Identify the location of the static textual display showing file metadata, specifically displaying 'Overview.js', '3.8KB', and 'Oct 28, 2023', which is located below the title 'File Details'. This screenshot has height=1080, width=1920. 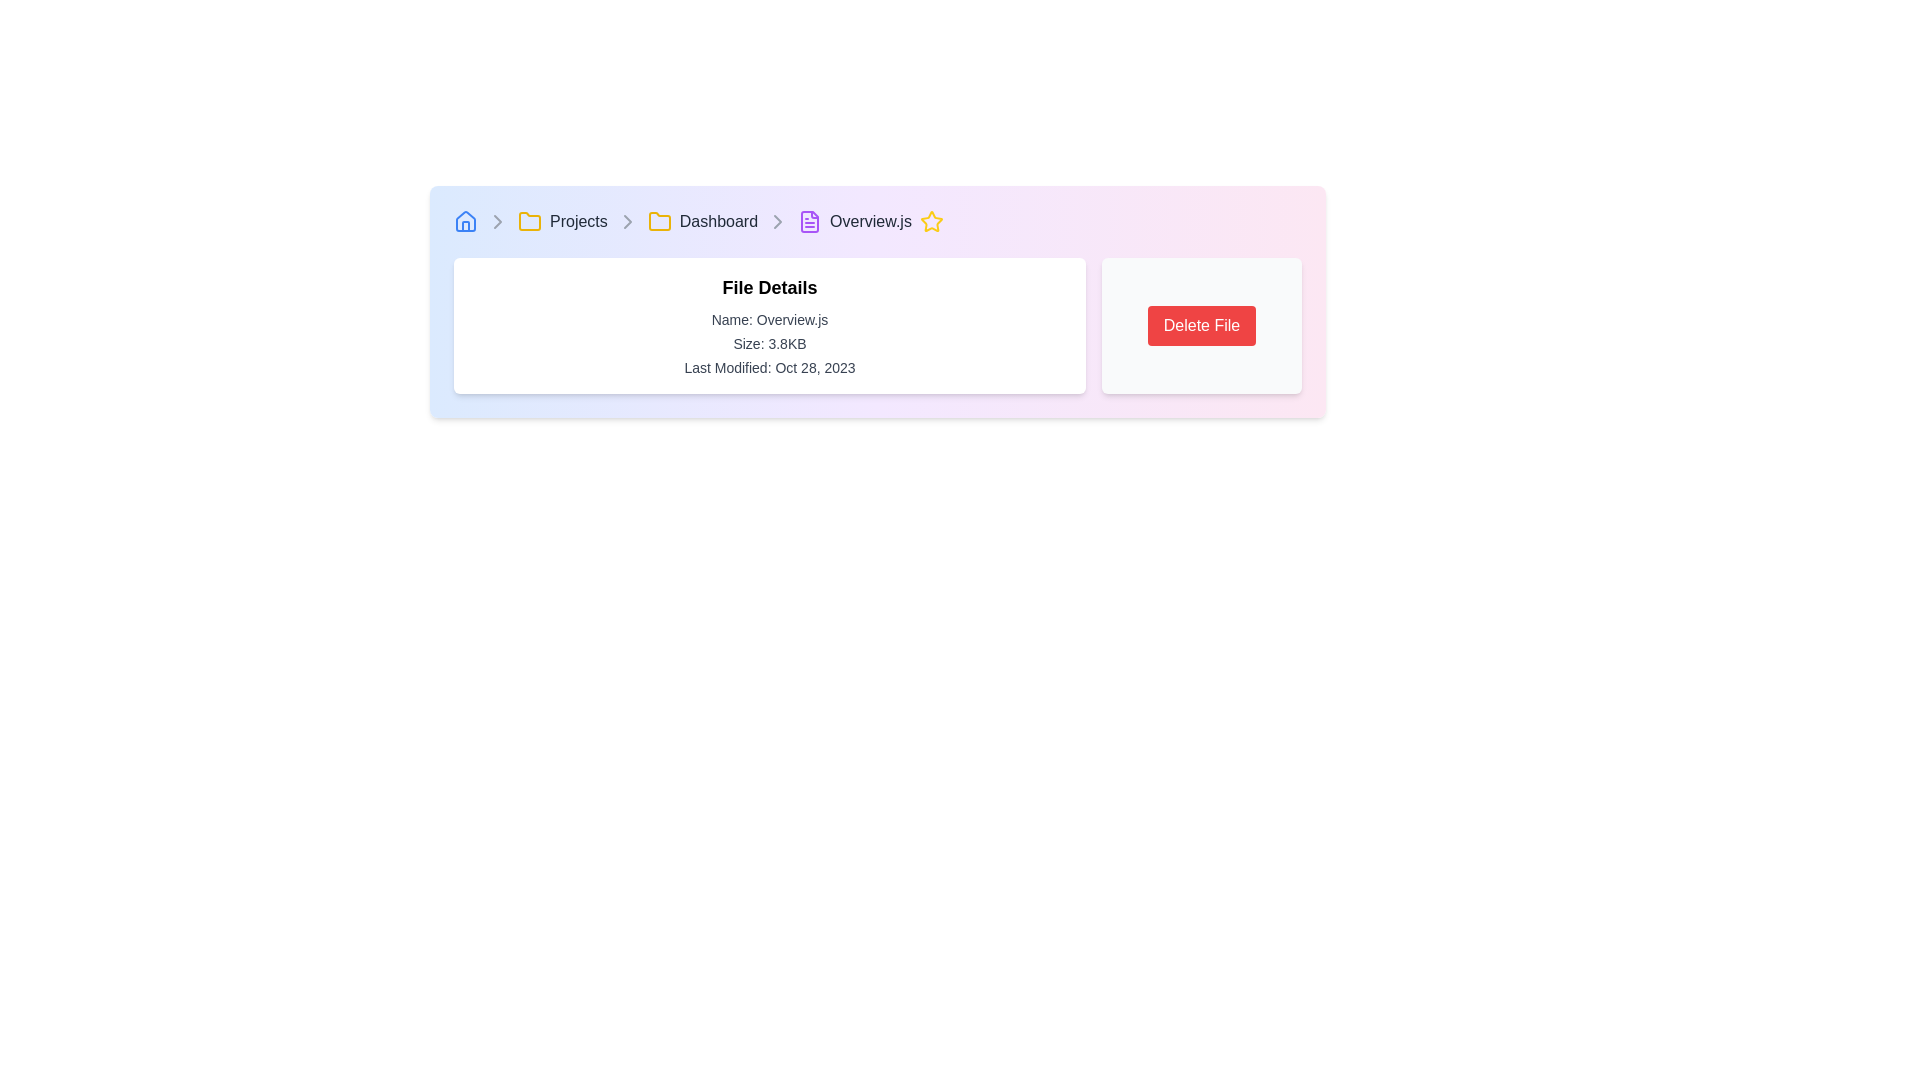
(768, 342).